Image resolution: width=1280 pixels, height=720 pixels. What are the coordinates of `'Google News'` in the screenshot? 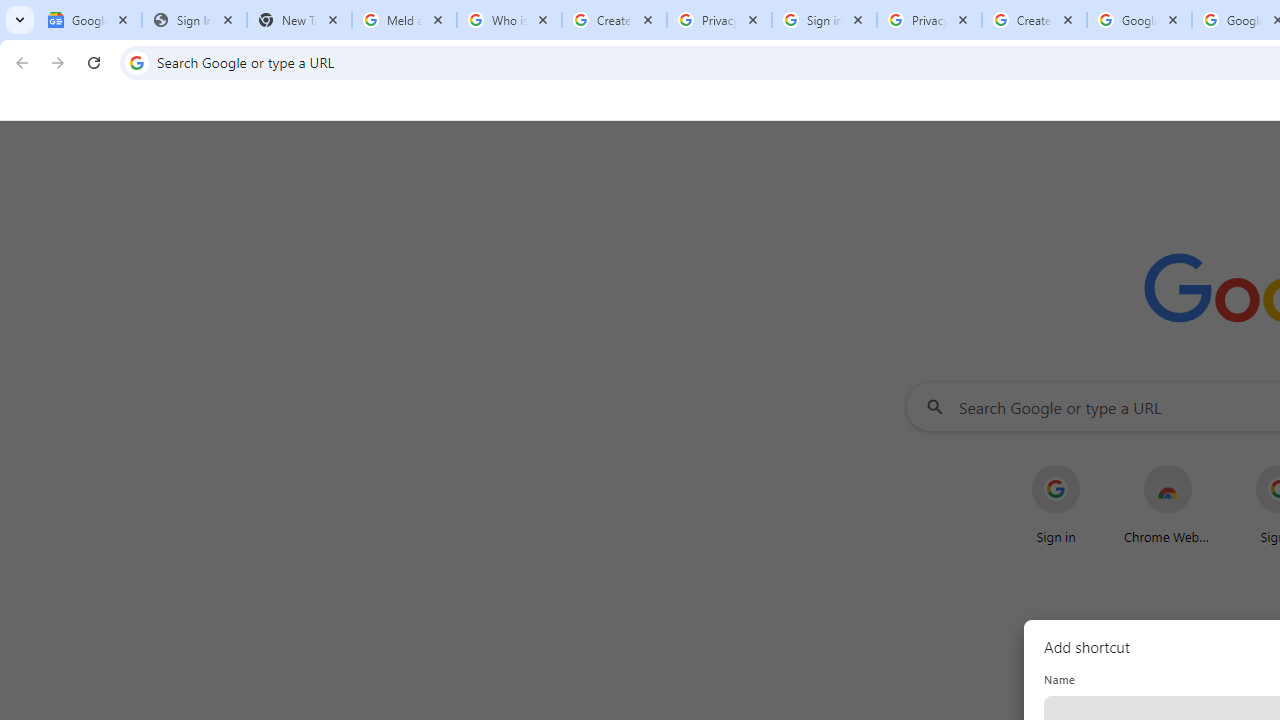 It's located at (88, 20).